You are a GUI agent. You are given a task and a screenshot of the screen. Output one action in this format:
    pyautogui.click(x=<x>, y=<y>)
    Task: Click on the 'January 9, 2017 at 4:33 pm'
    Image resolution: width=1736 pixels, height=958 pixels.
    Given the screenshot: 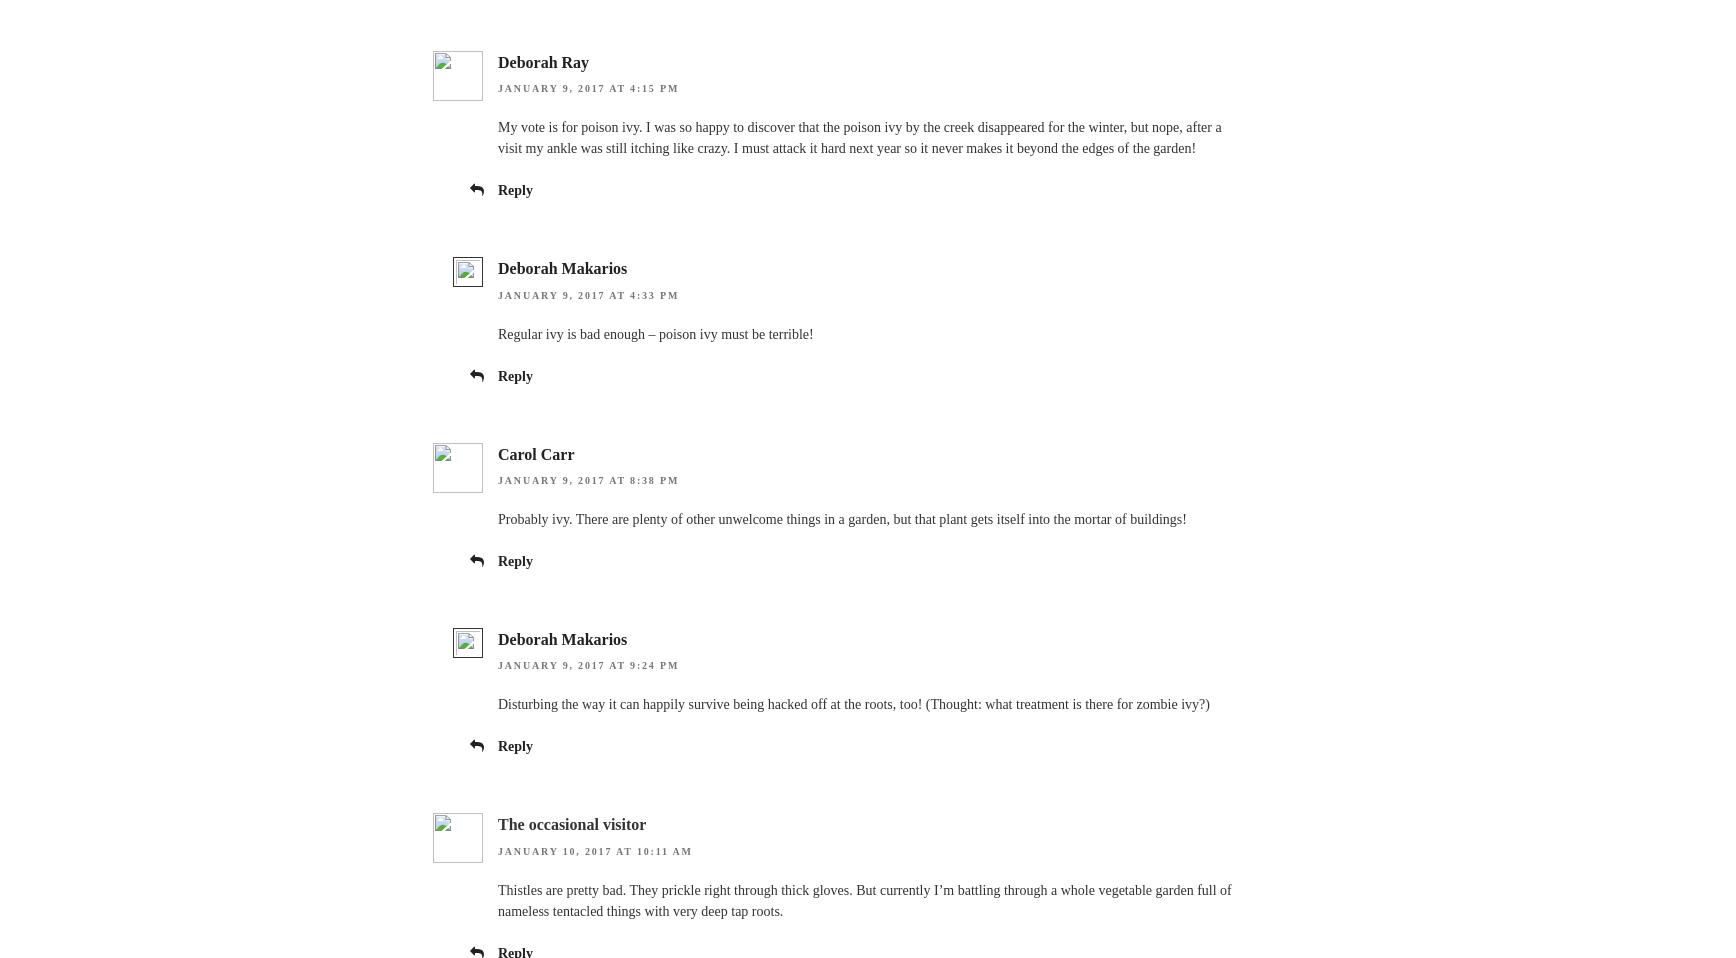 What is the action you would take?
    pyautogui.click(x=498, y=294)
    